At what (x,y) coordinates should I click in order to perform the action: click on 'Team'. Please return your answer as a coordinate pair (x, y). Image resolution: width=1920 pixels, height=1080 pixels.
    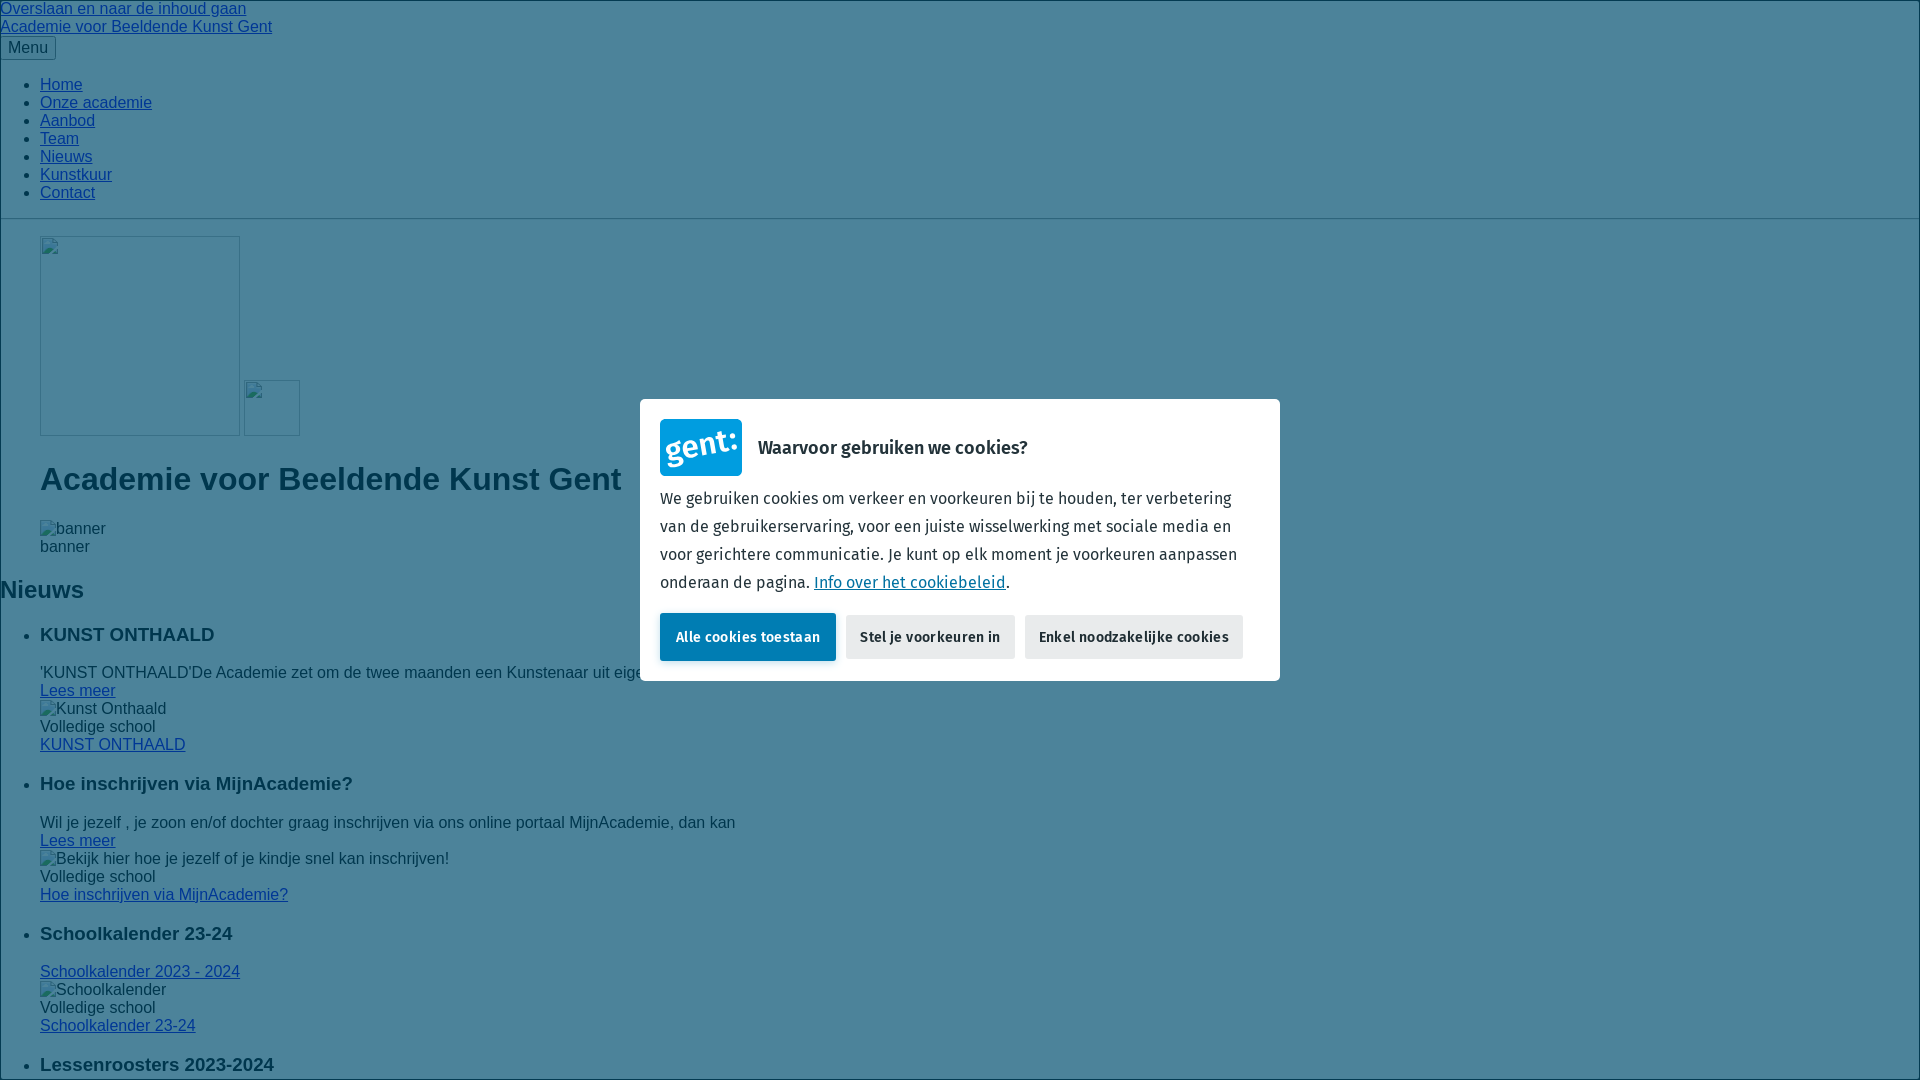
    Looking at the image, I should click on (59, 137).